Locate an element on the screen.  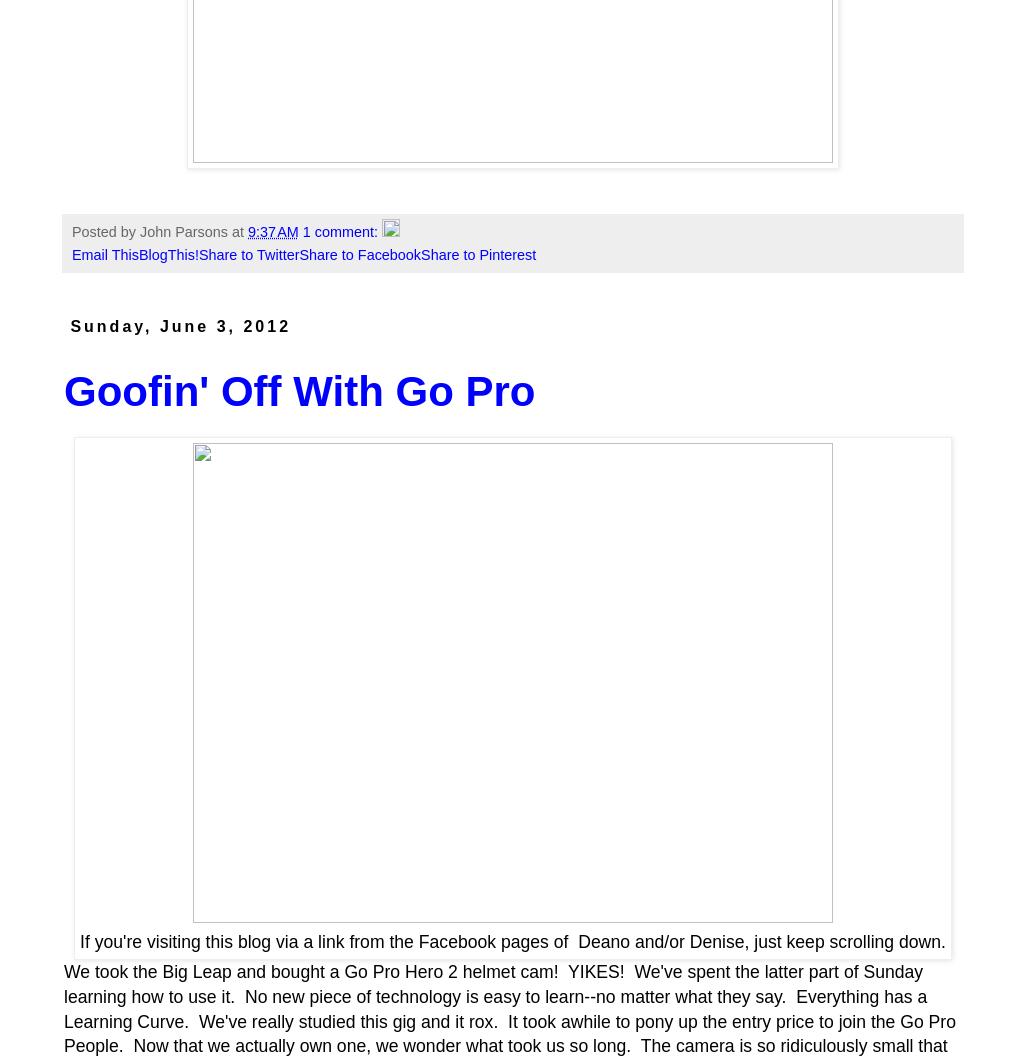
'Share to Pinterest' is located at coordinates (478, 254).